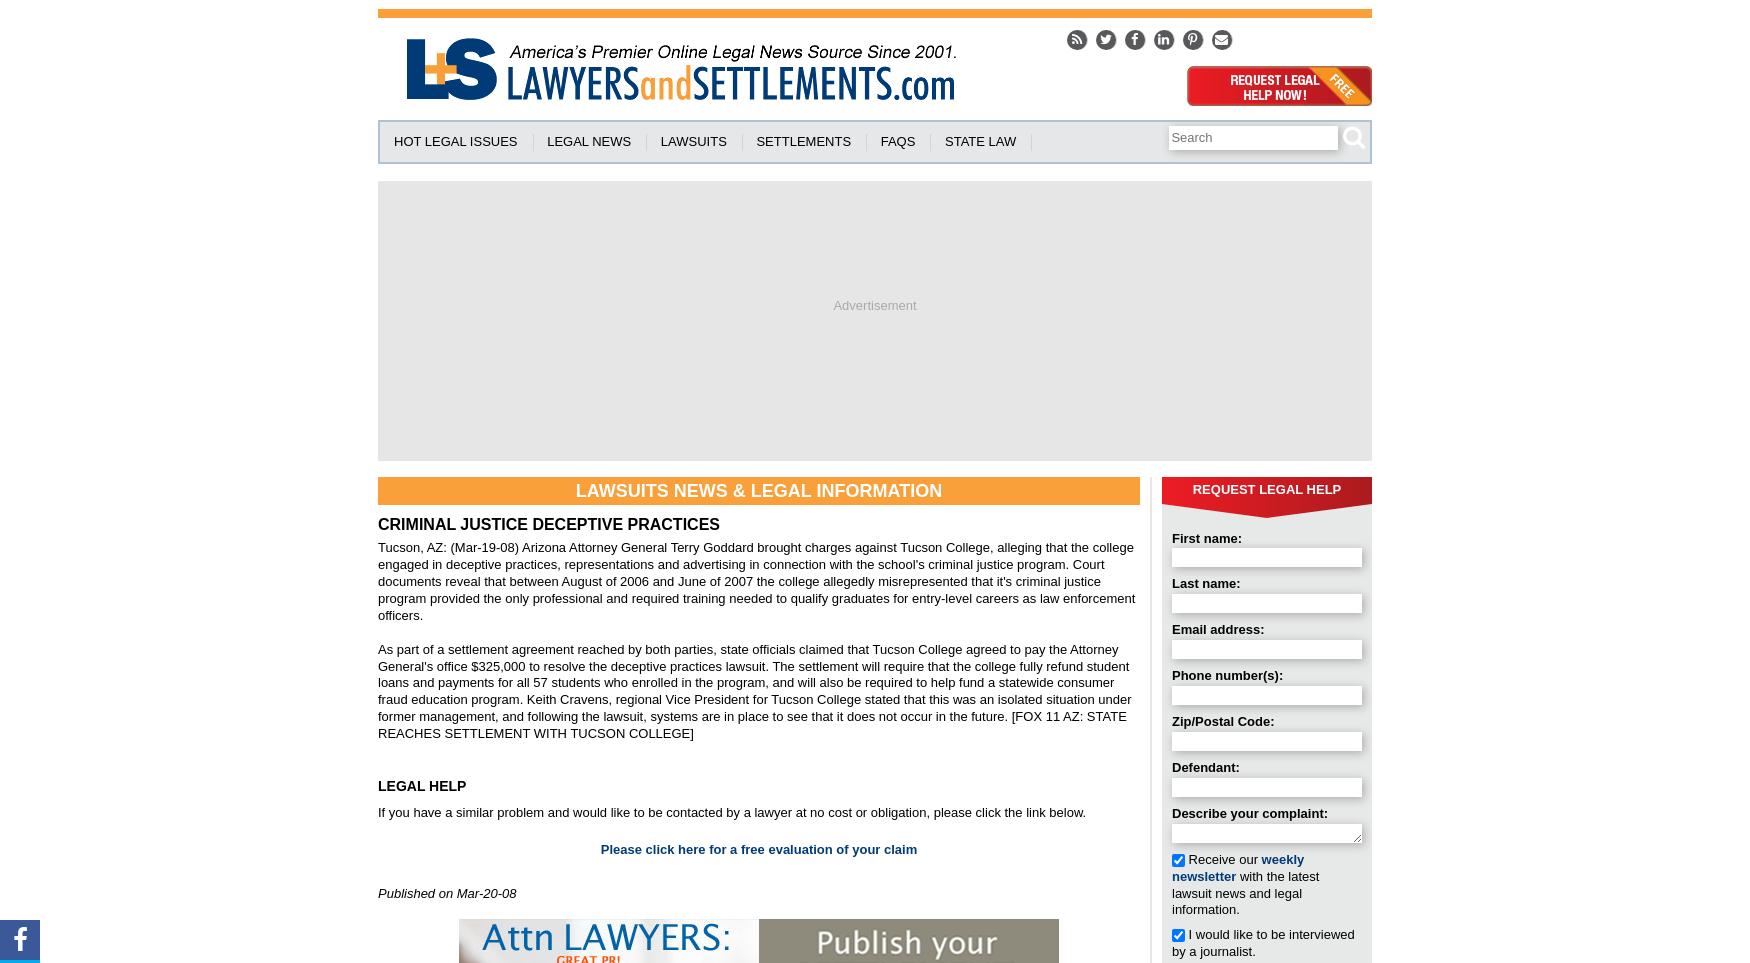 The height and width of the screenshot is (963, 1750). What do you see at coordinates (1245, 891) in the screenshot?
I see `'with the latest lawsuit news and legal information.'` at bounding box center [1245, 891].